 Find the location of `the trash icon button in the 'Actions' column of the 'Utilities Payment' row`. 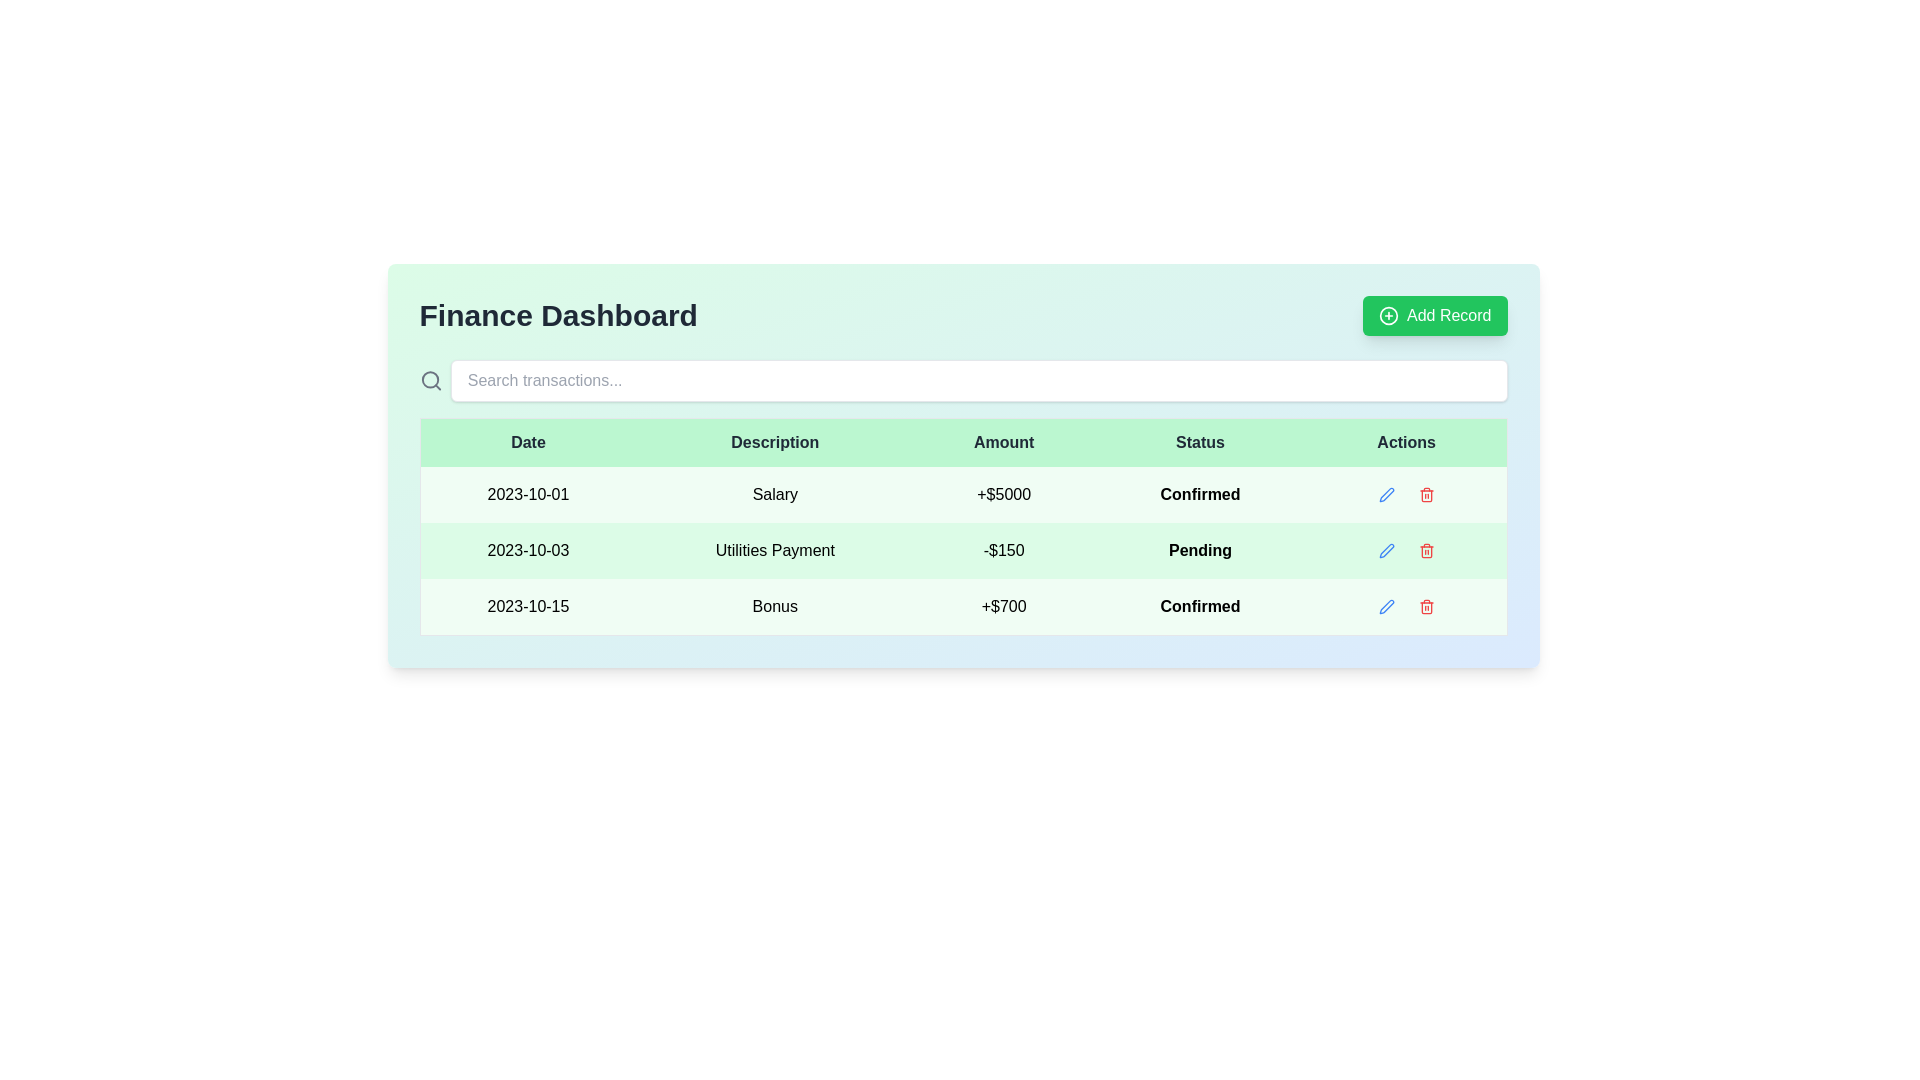

the trash icon button in the 'Actions' column of the 'Utilities Payment' row is located at coordinates (1425, 551).